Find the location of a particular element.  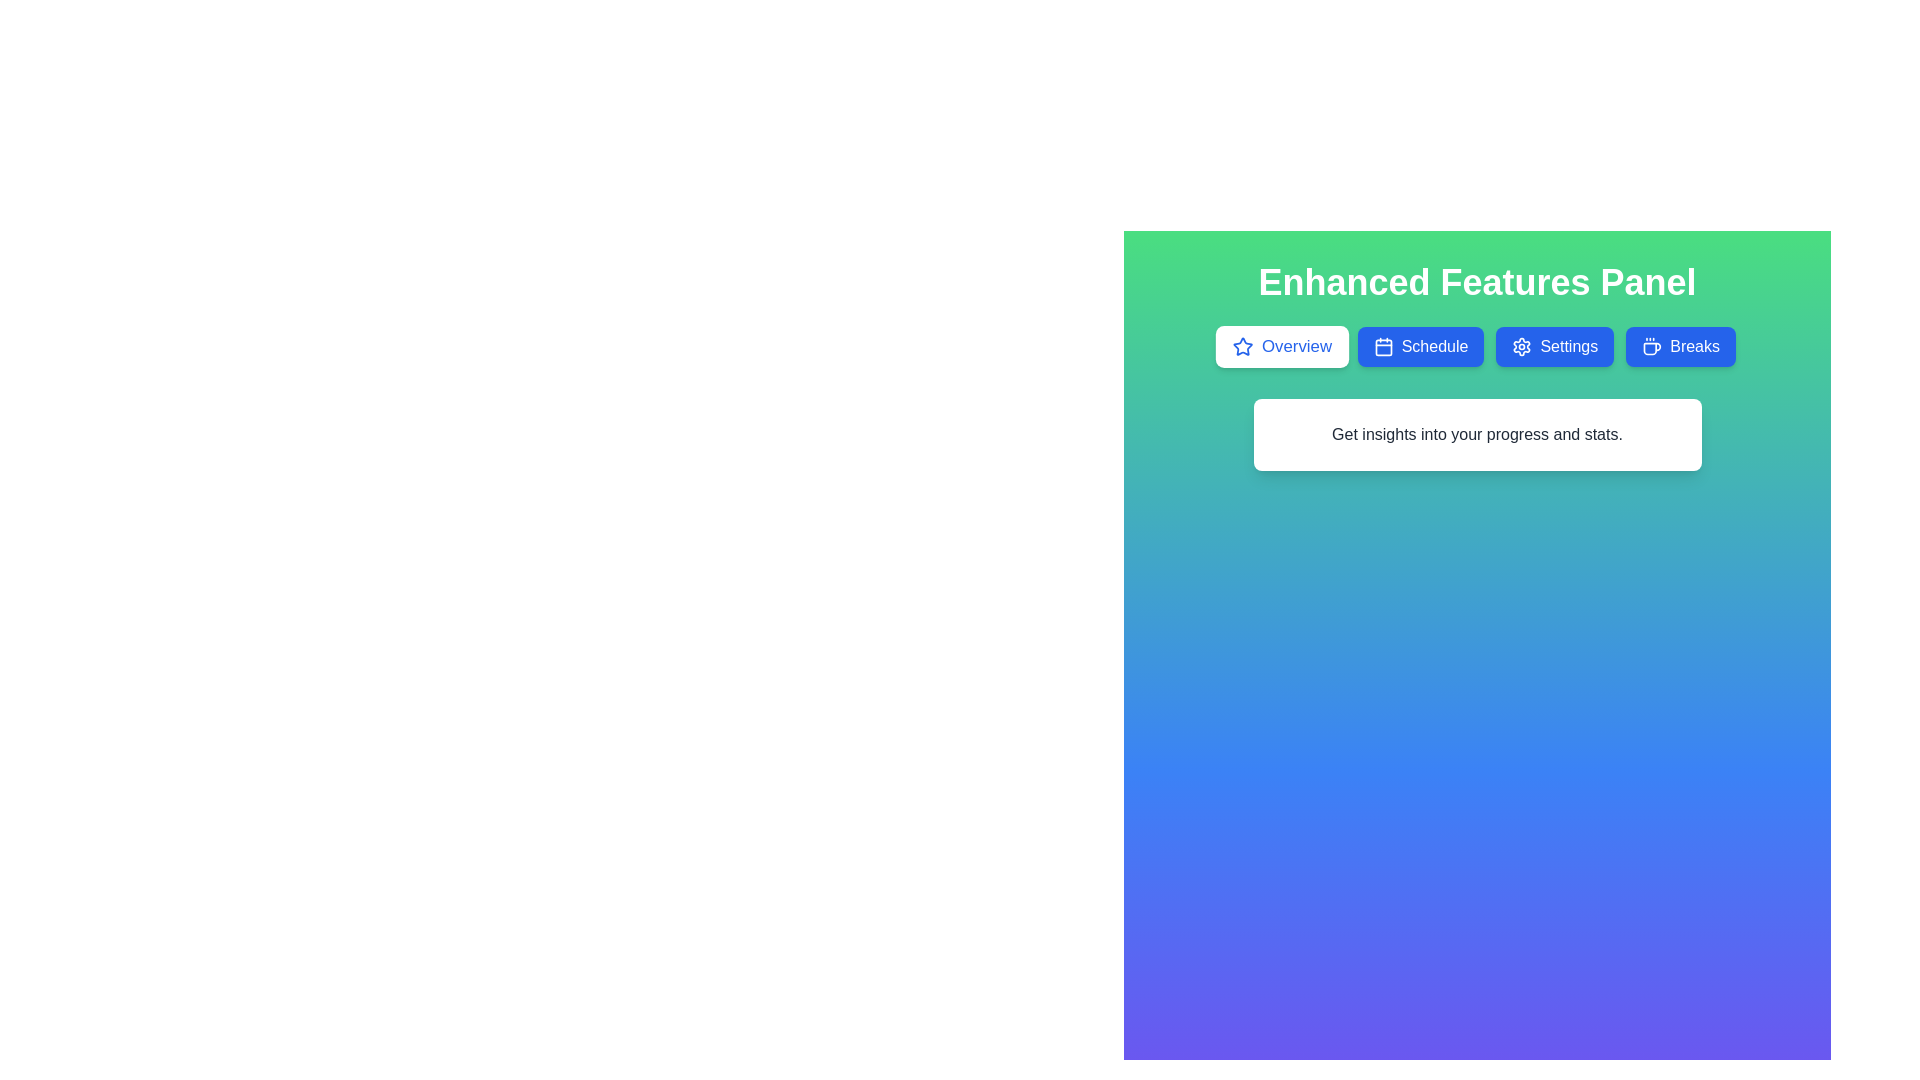

the blue star icon outlined in white that is located to the left of the text 'Overview' in the navigation bar is located at coordinates (1242, 346).